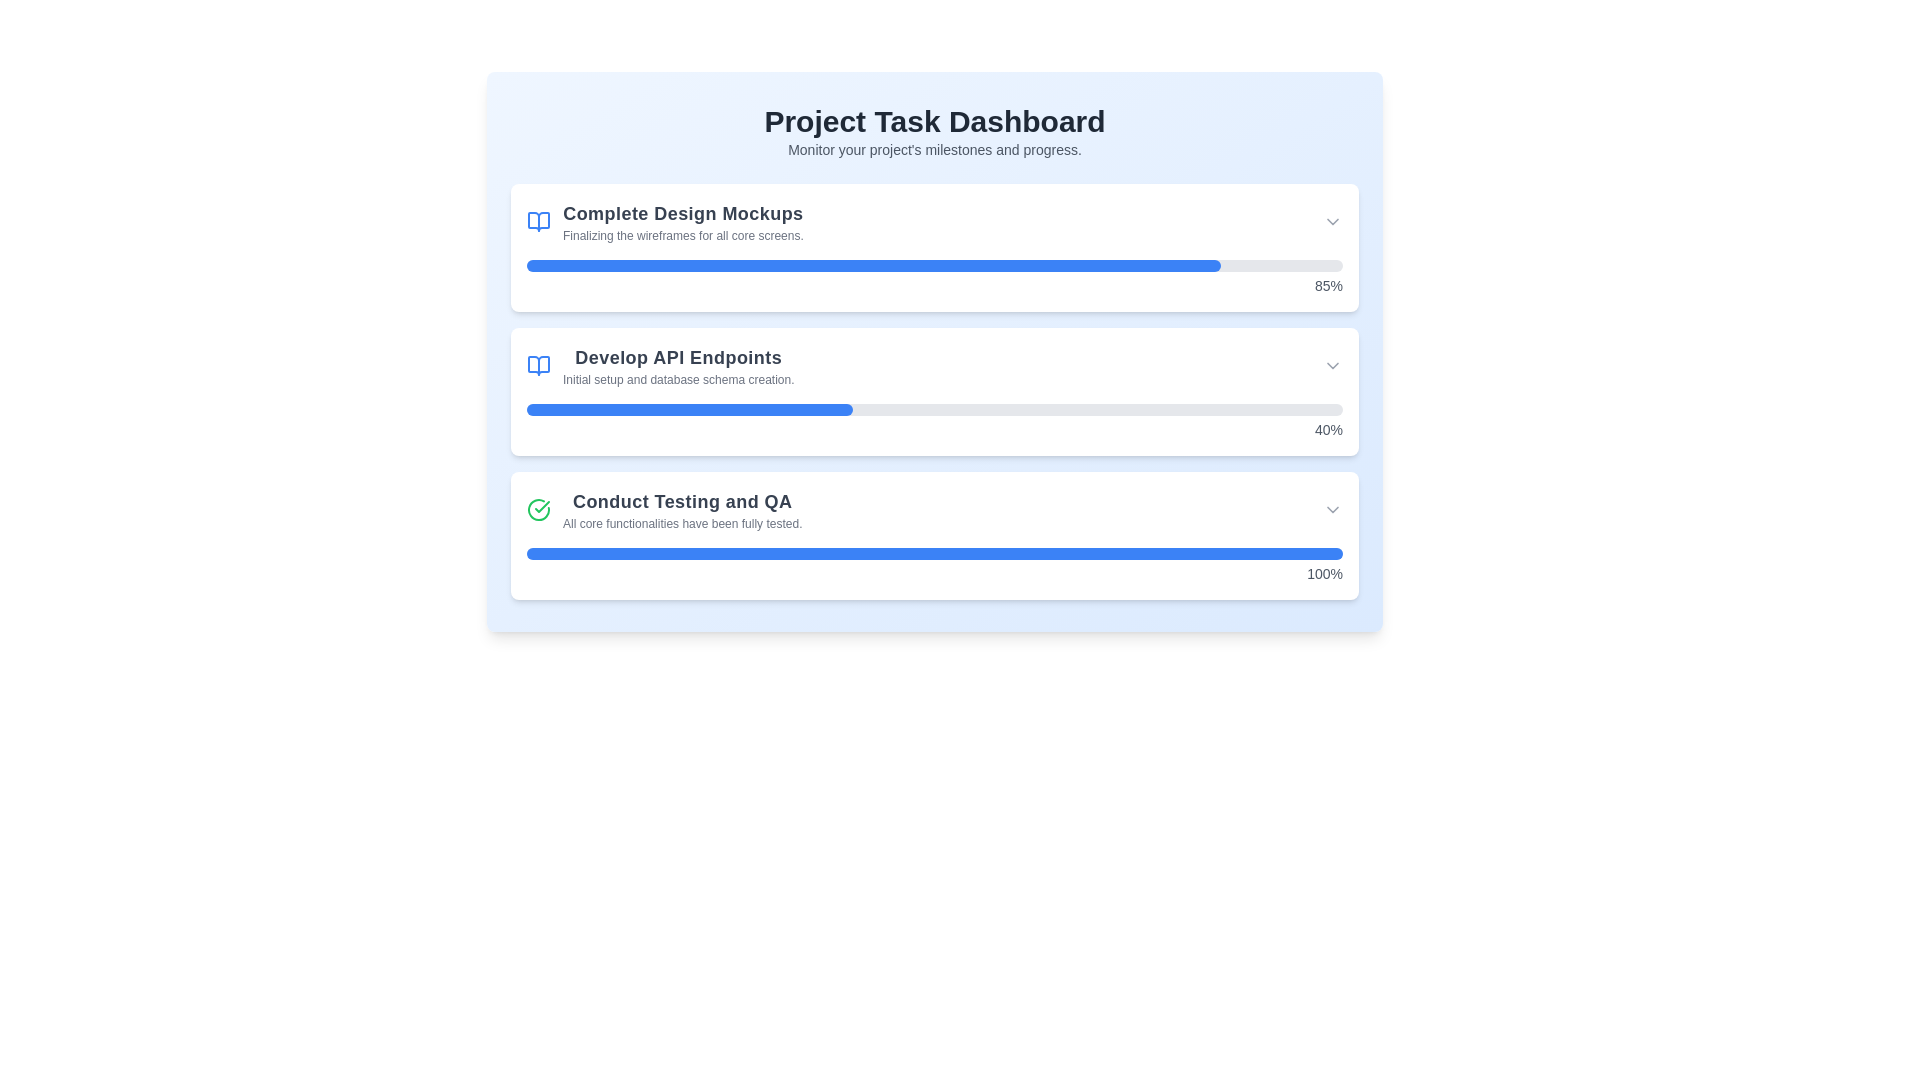 Image resolution: width=1920 pixels, height=1080 pixels. I want to click on the text label displaying 'Monitor your project's milestones and progress.', which is centered below the title 'Project Task Dashboard', so click(934, 149).